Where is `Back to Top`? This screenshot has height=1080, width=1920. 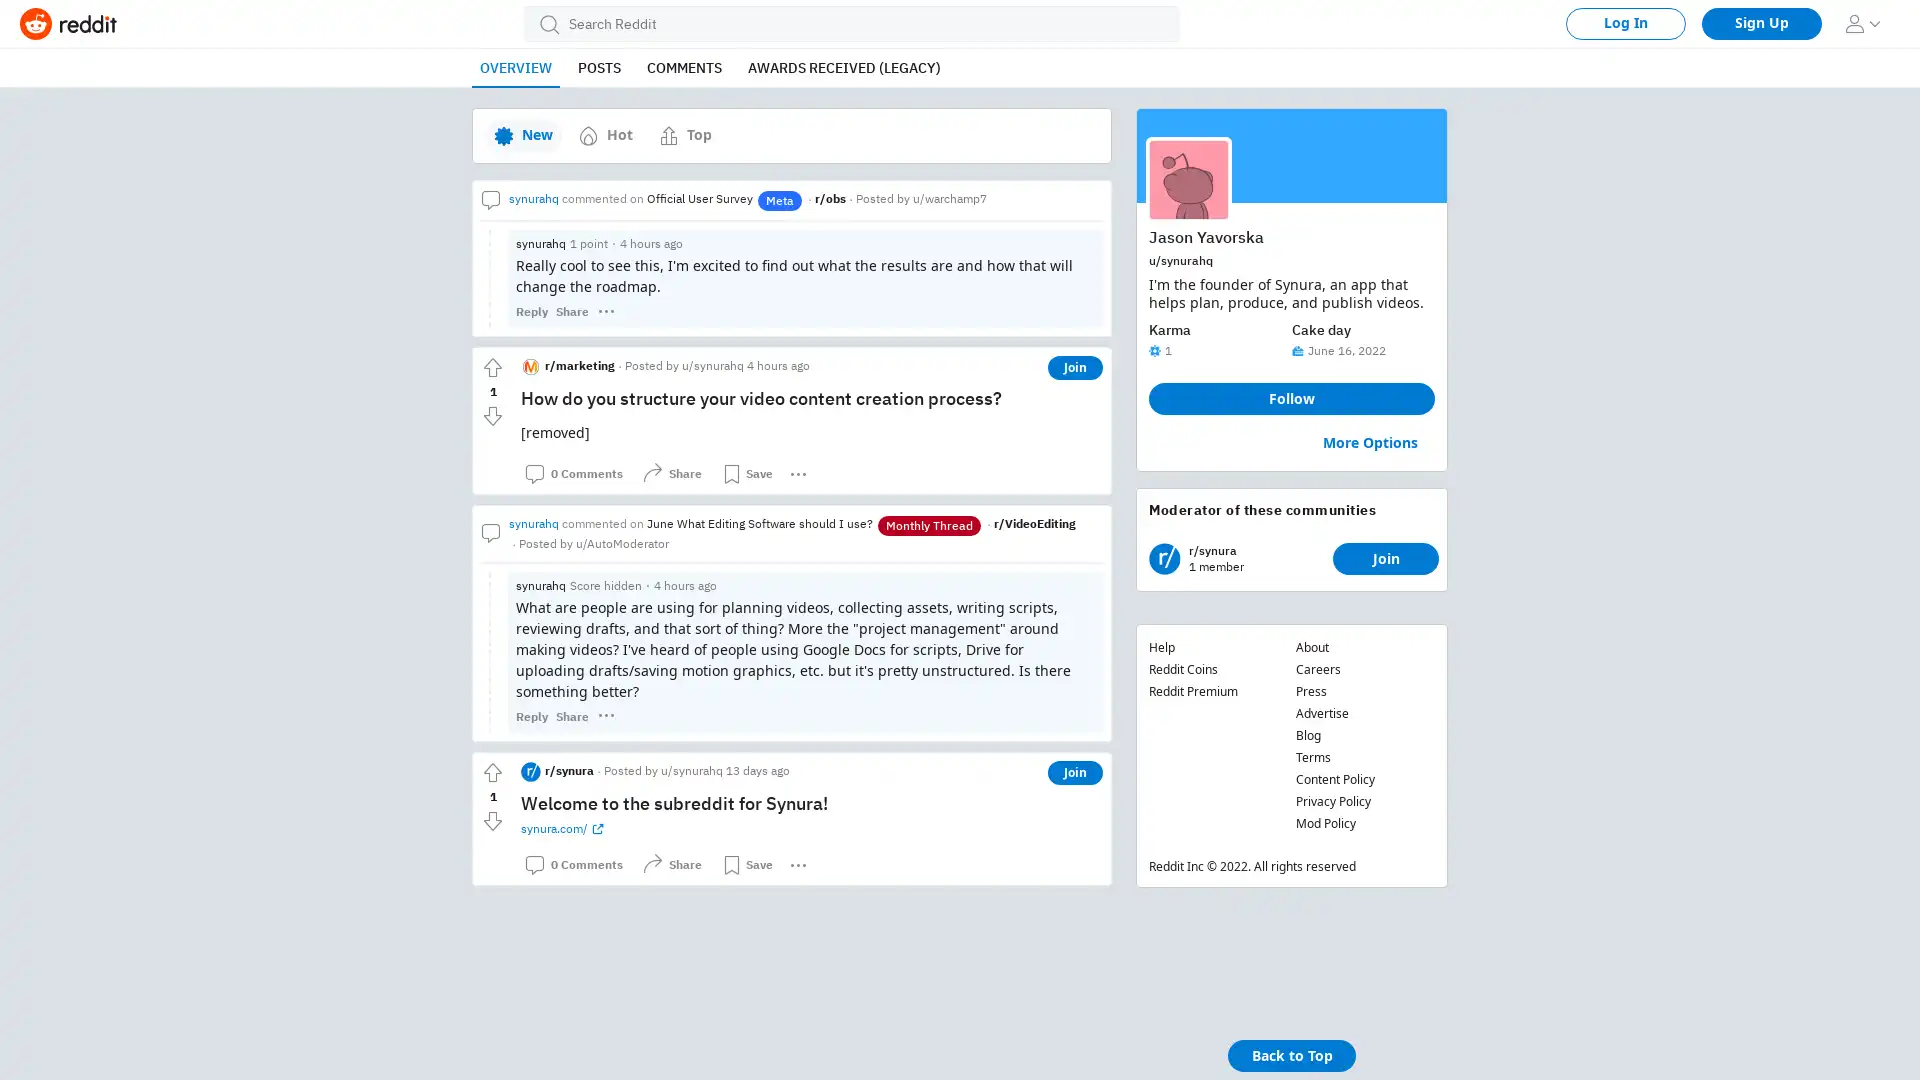 Back to Top is located at coordinates (1291, 1055).